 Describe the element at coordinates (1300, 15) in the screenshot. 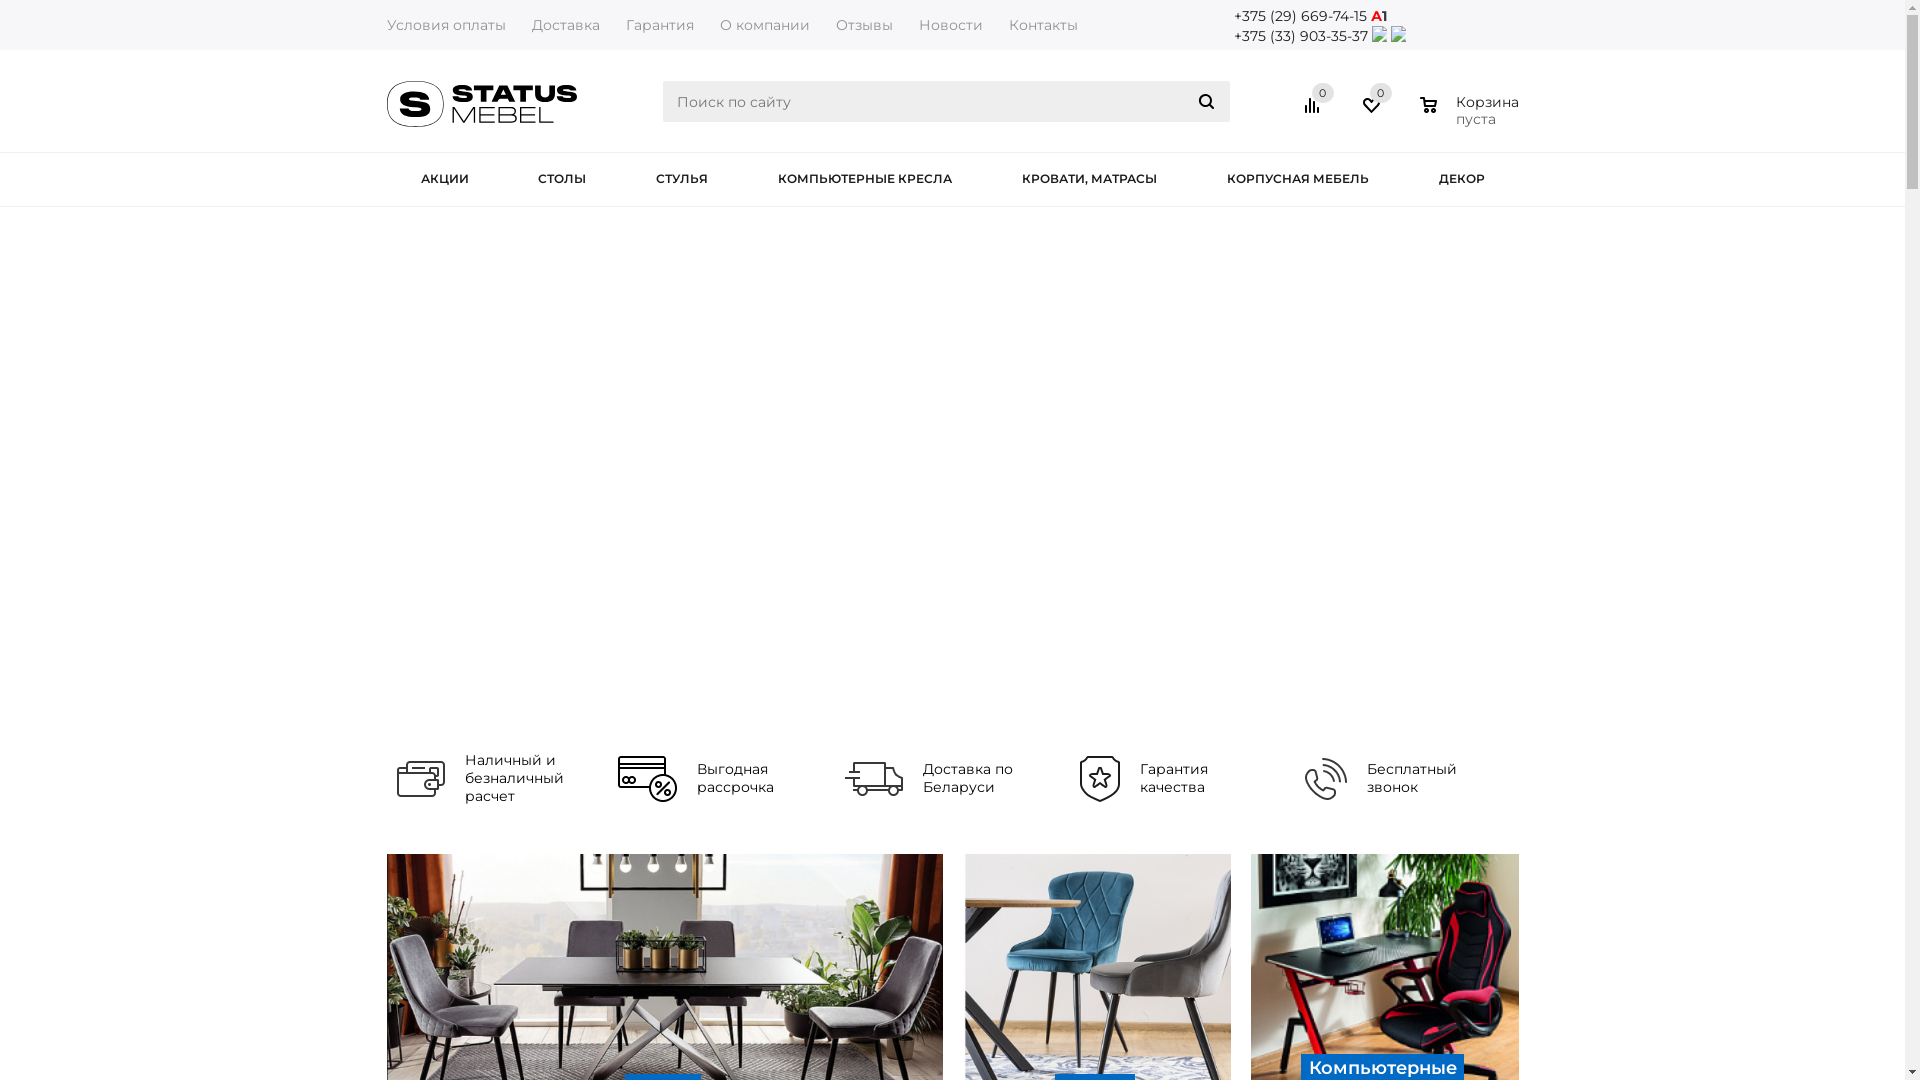

I see `'+375 (29) 669-74-15'` at that location.